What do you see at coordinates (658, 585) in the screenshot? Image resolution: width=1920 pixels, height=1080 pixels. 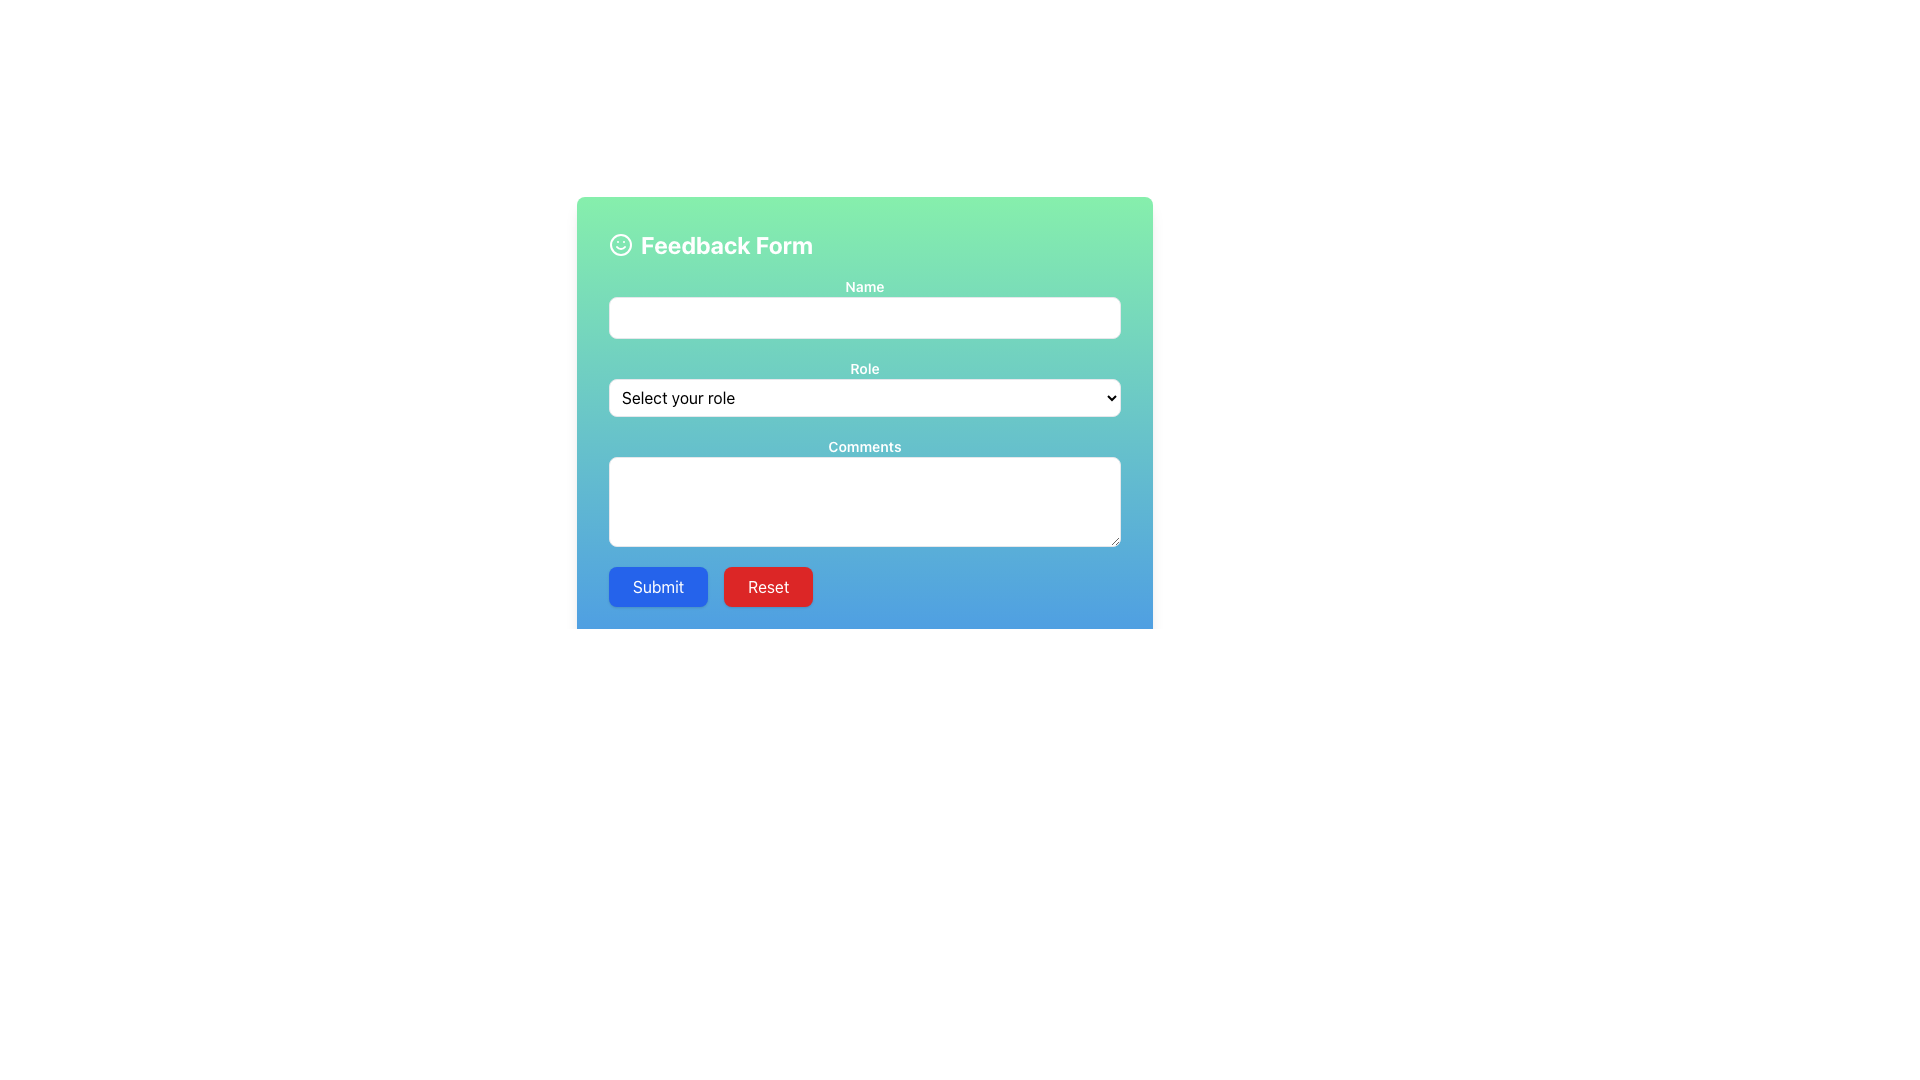 I see `the 'Submit' button` at bounding box center [658, 585].